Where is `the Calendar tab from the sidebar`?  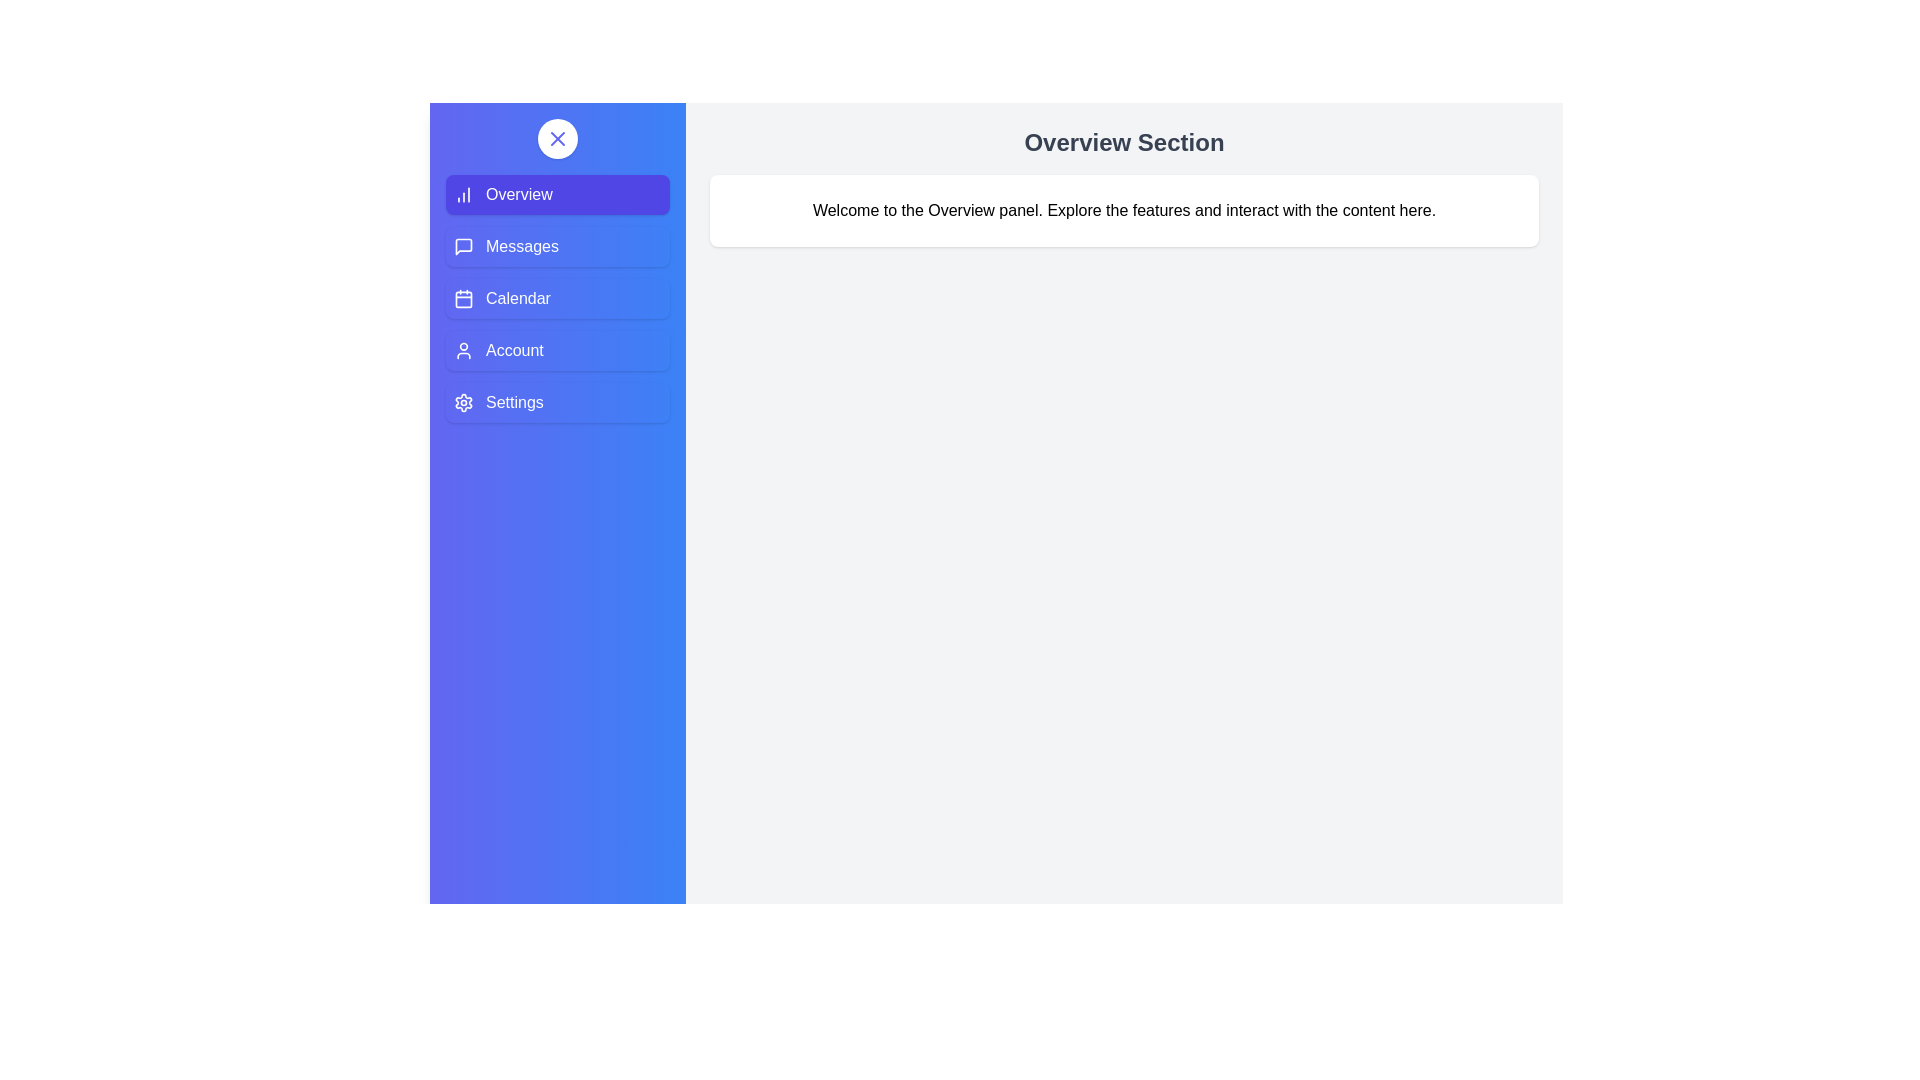
the Calendar tab from the sidebar is located at coordinates (557, 299).